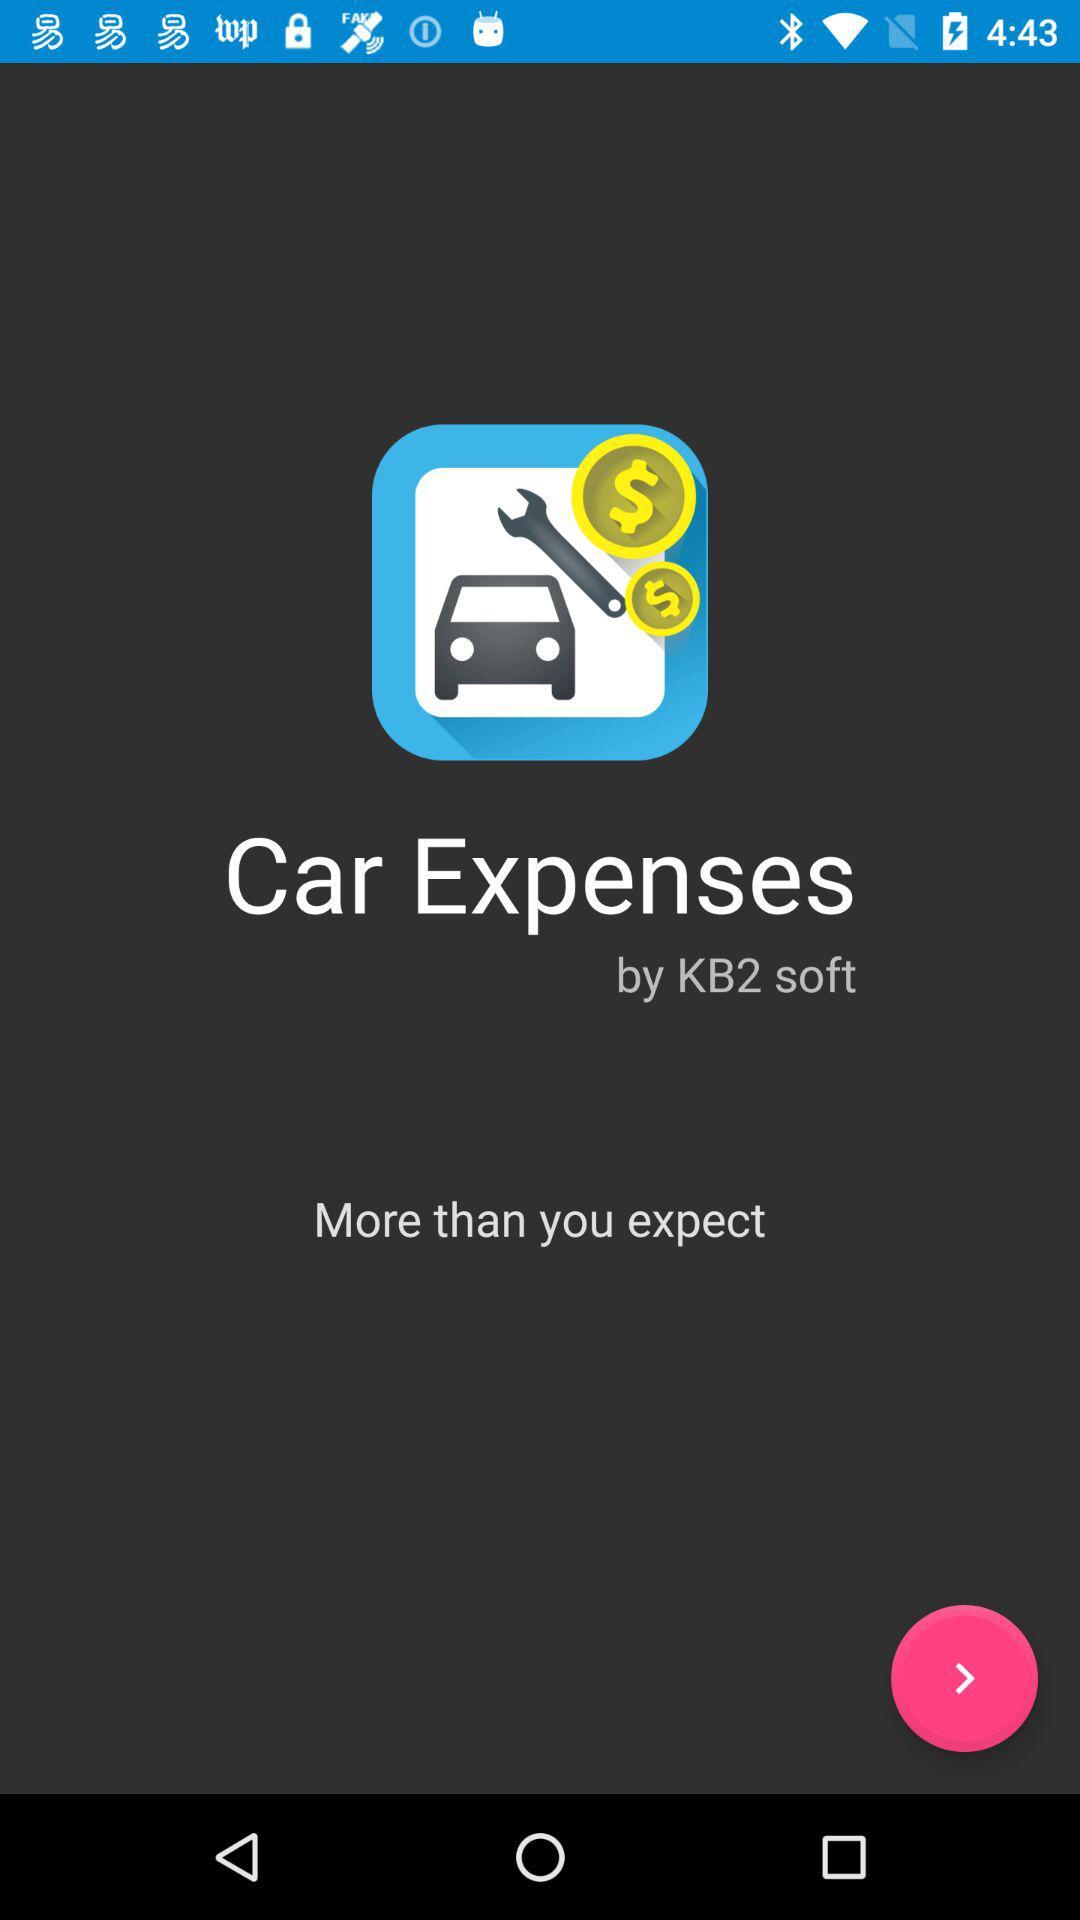 The height and width of the screenshot is (1920, 1080). I want to click on icon below more than you item, so click(963, 1678).